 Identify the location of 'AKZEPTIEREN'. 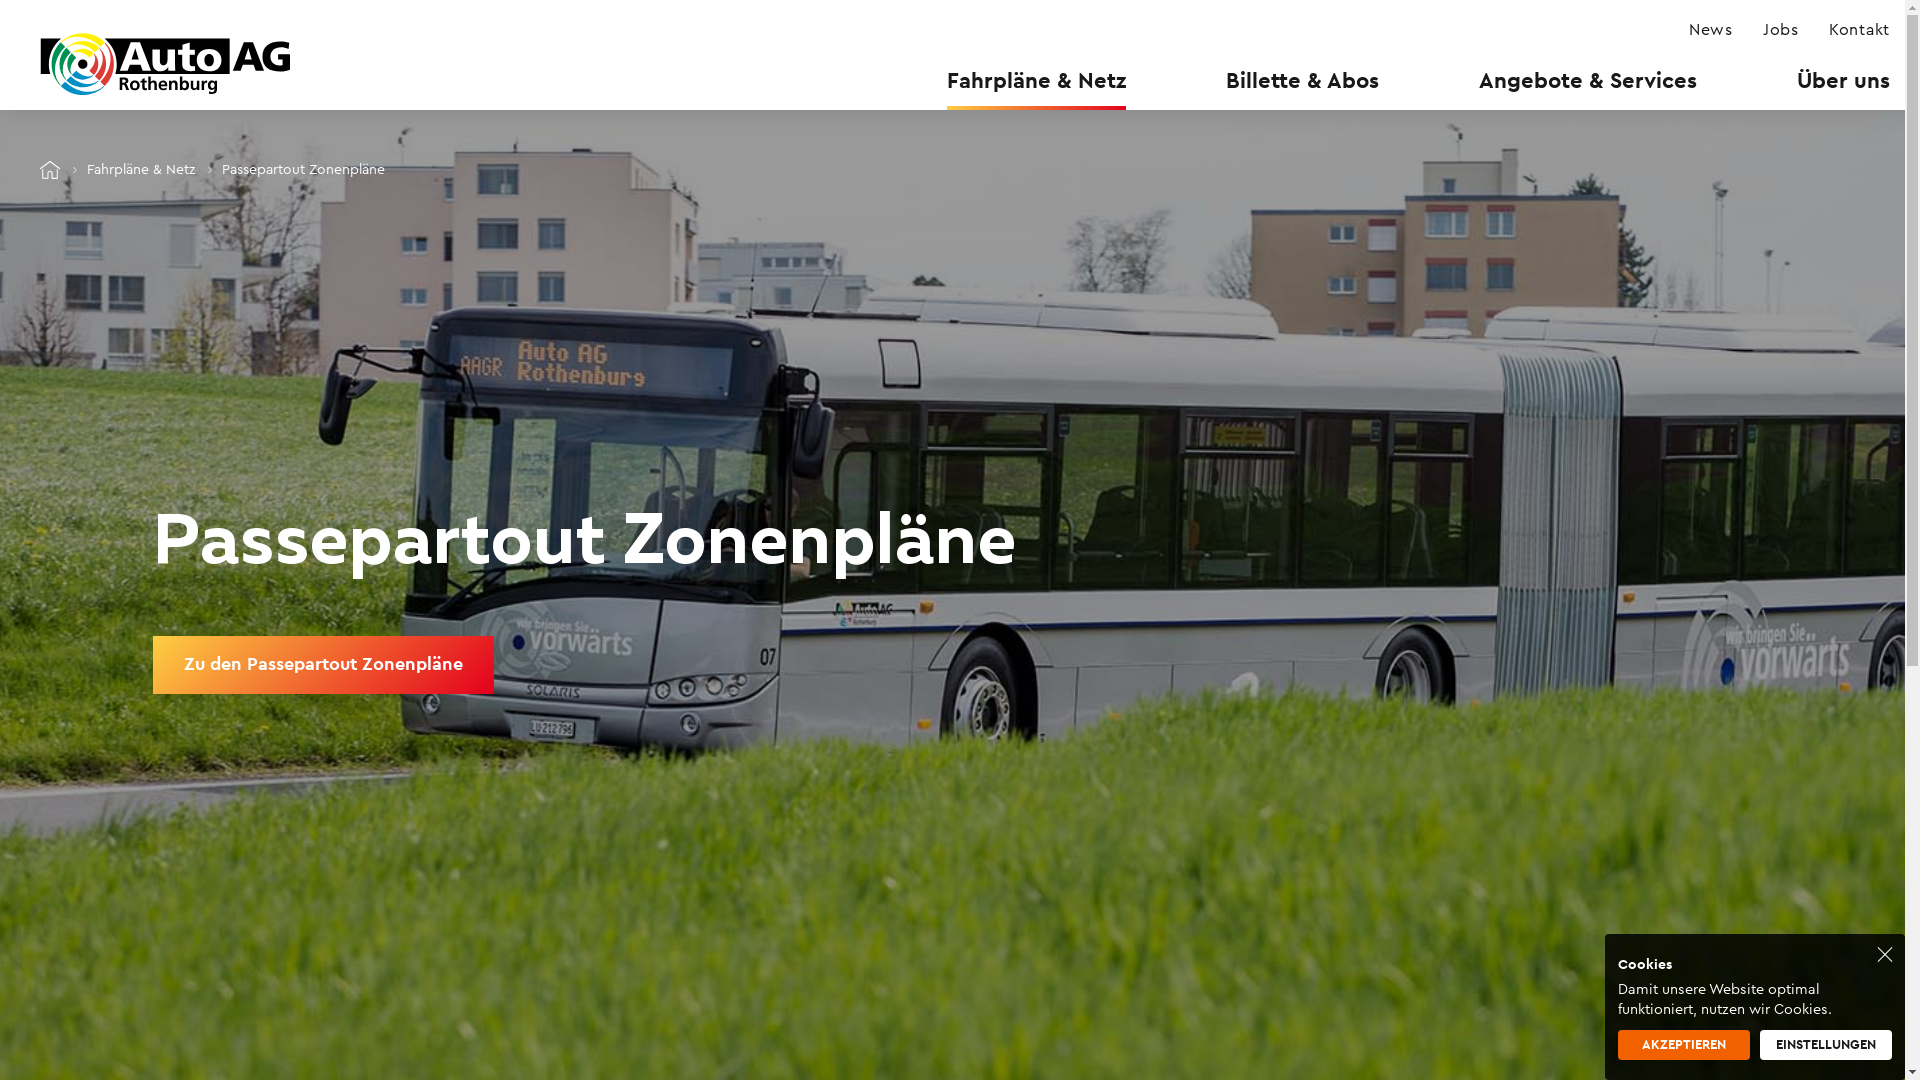
(1683, 1044).